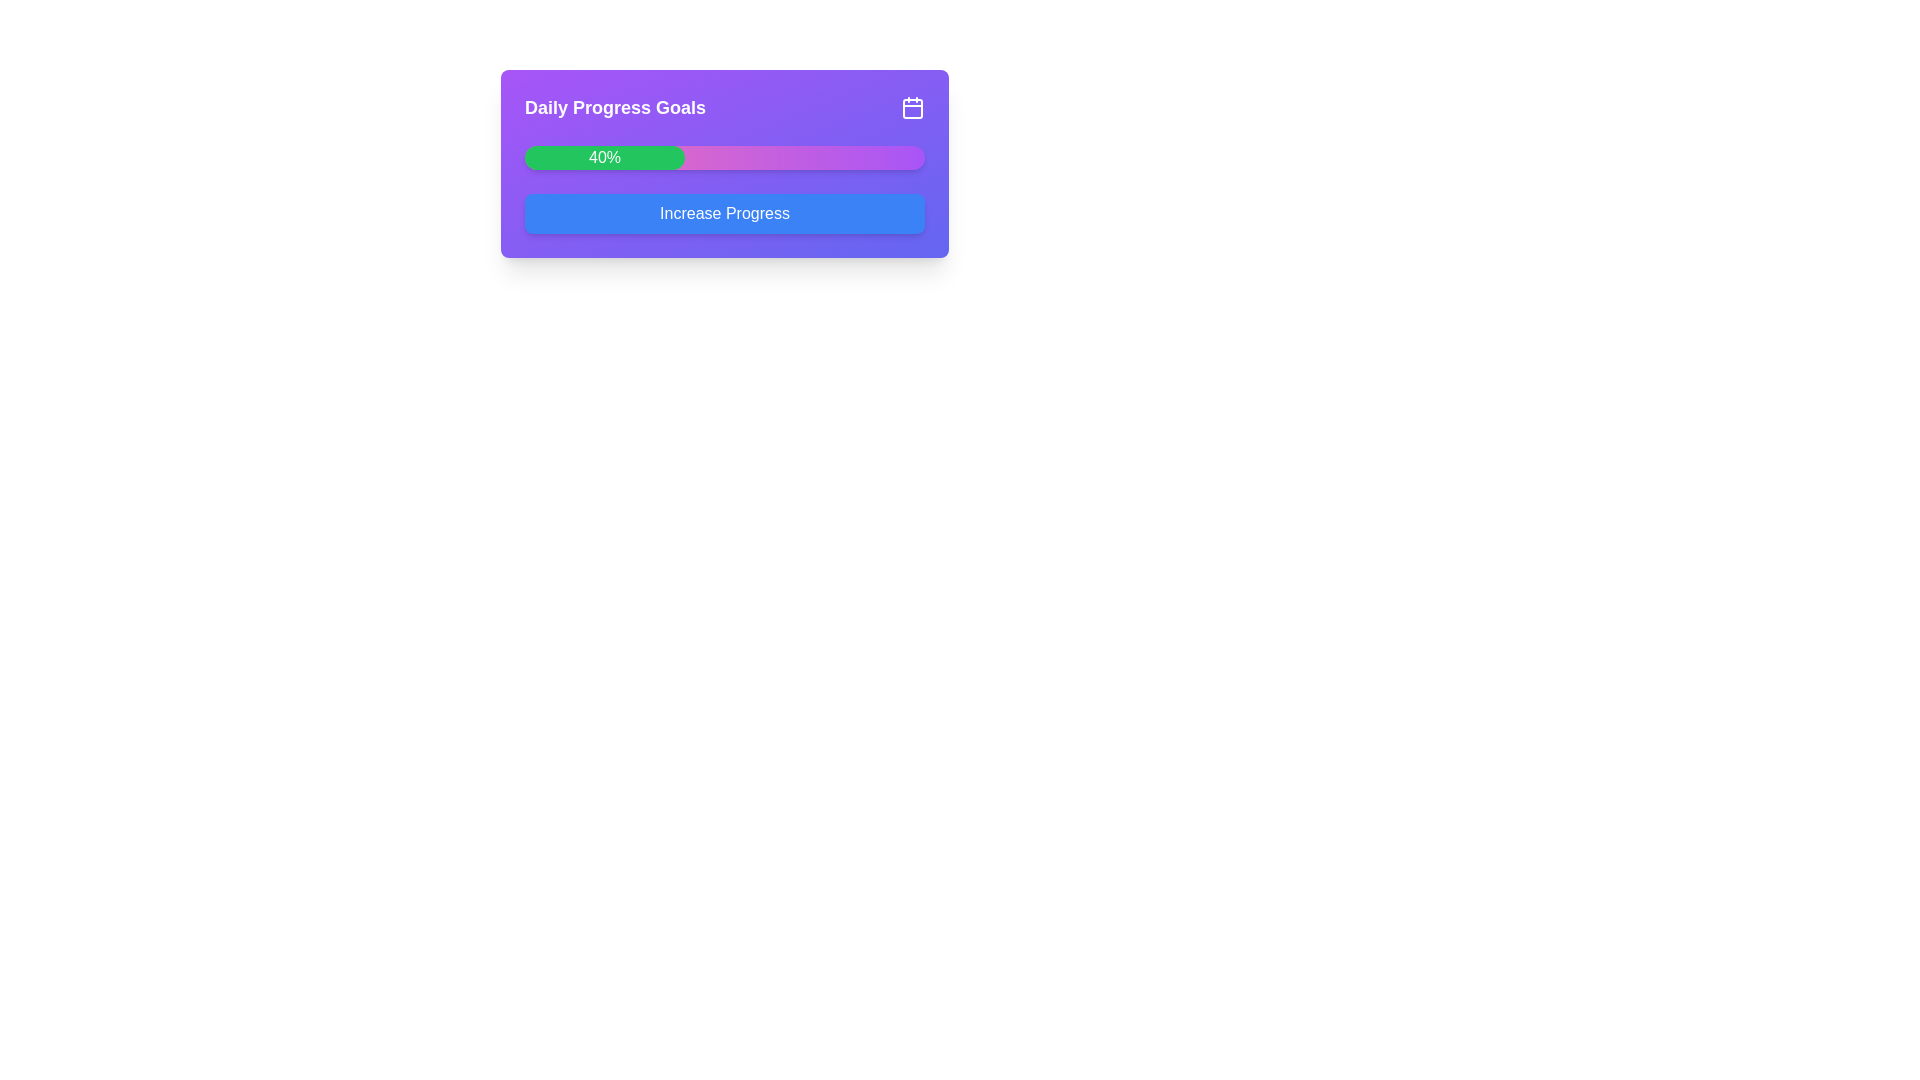 This screenshot has width=1920, height=1080. Describe the element at coordinates (603, 157) in the screenshot. I see `the filled portion of the progress bar located on the left side of the larger progress bar UI component, which has a gradient purple-pink background` at that location.